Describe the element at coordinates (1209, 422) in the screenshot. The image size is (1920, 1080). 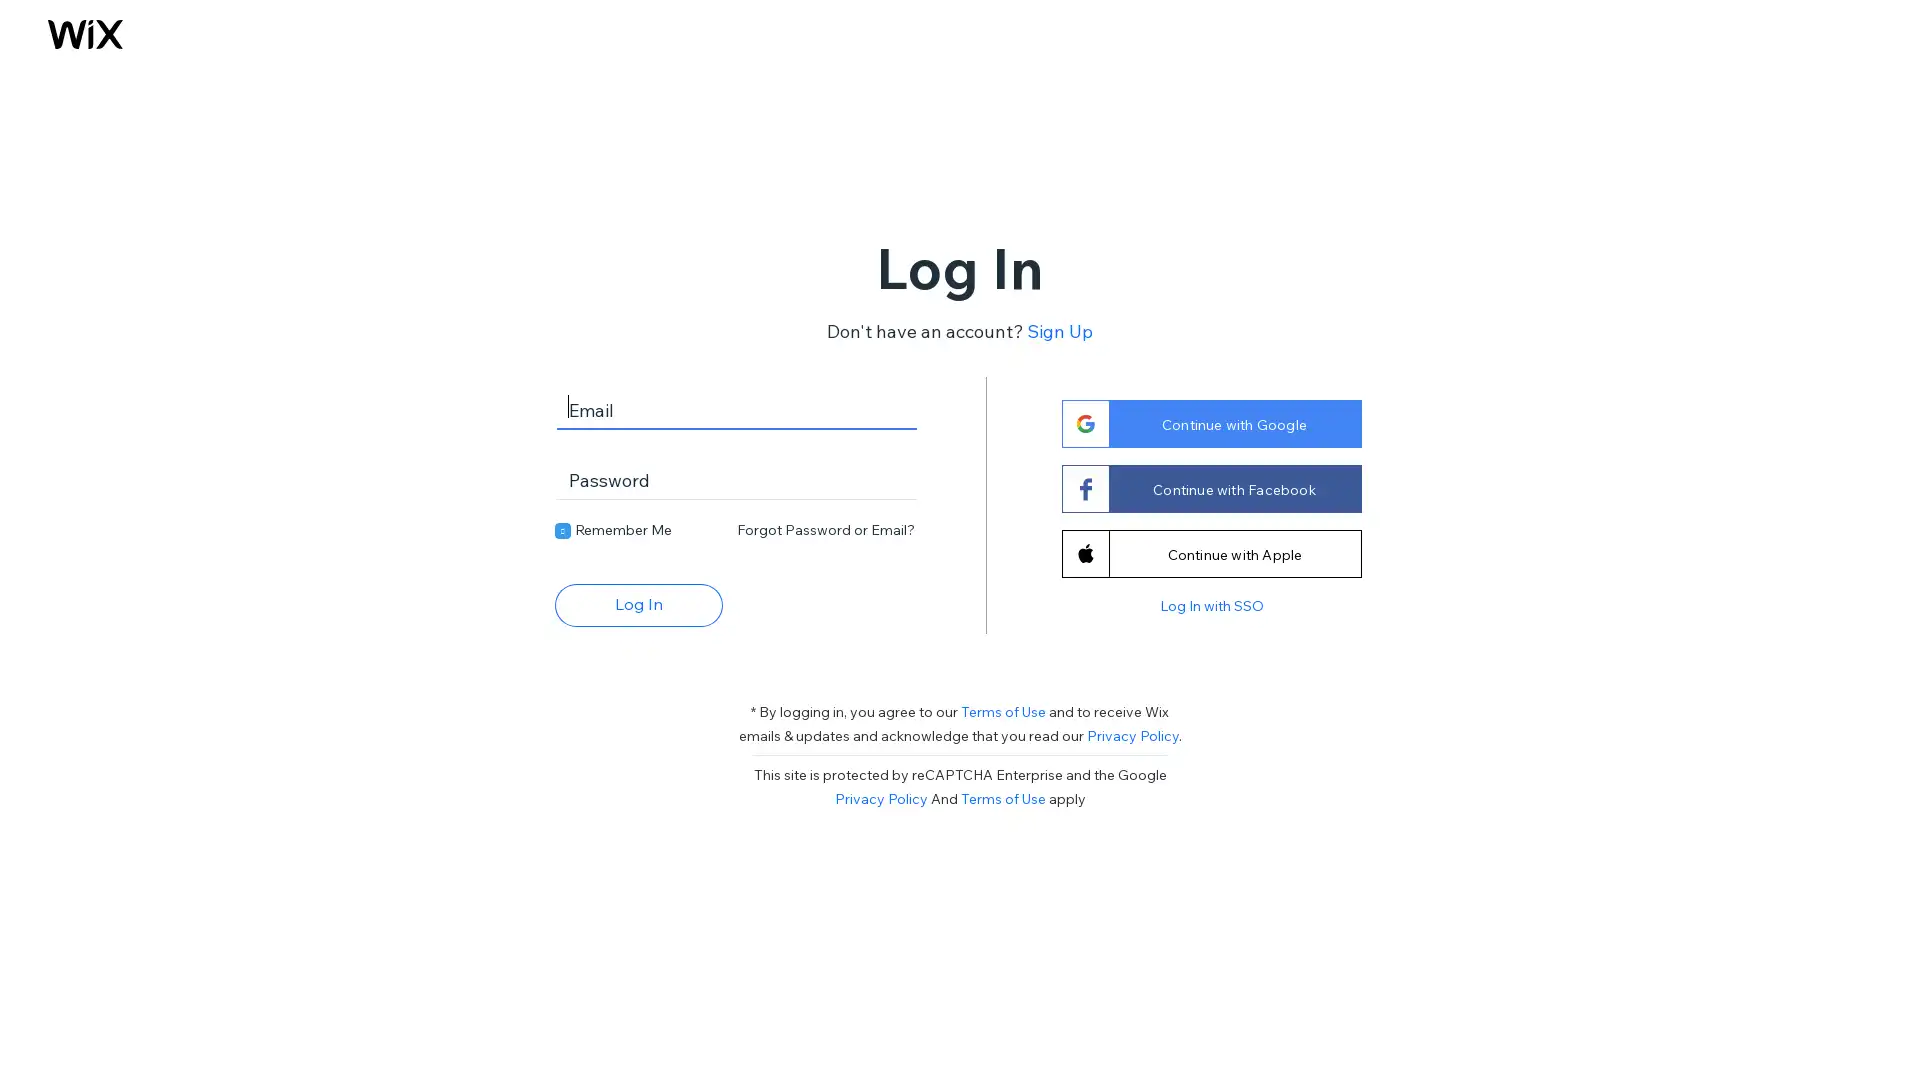
I see `Continue with Google` at that location.